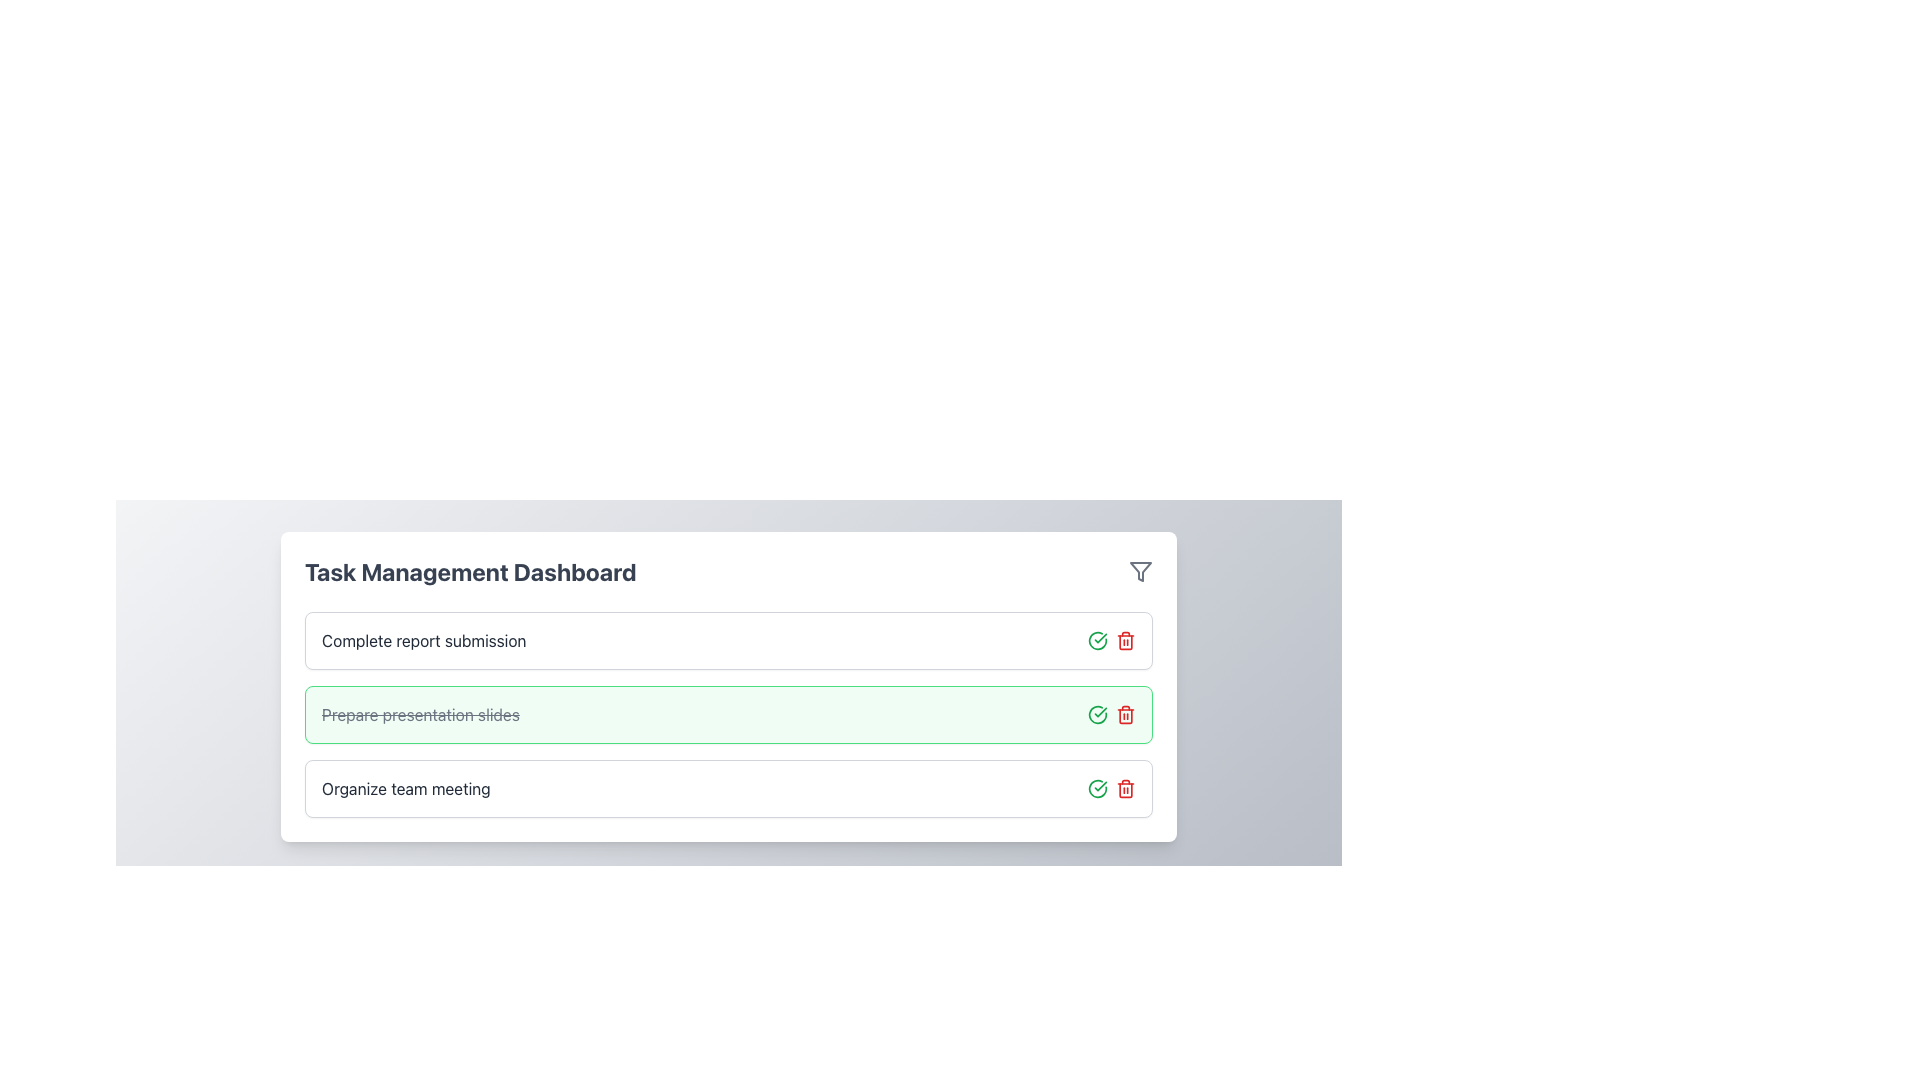 The height and width of the screenshot is (1080, 1920). I want to click on the delete button for the task 'Prepare presentation slides', so click(1126, 640).